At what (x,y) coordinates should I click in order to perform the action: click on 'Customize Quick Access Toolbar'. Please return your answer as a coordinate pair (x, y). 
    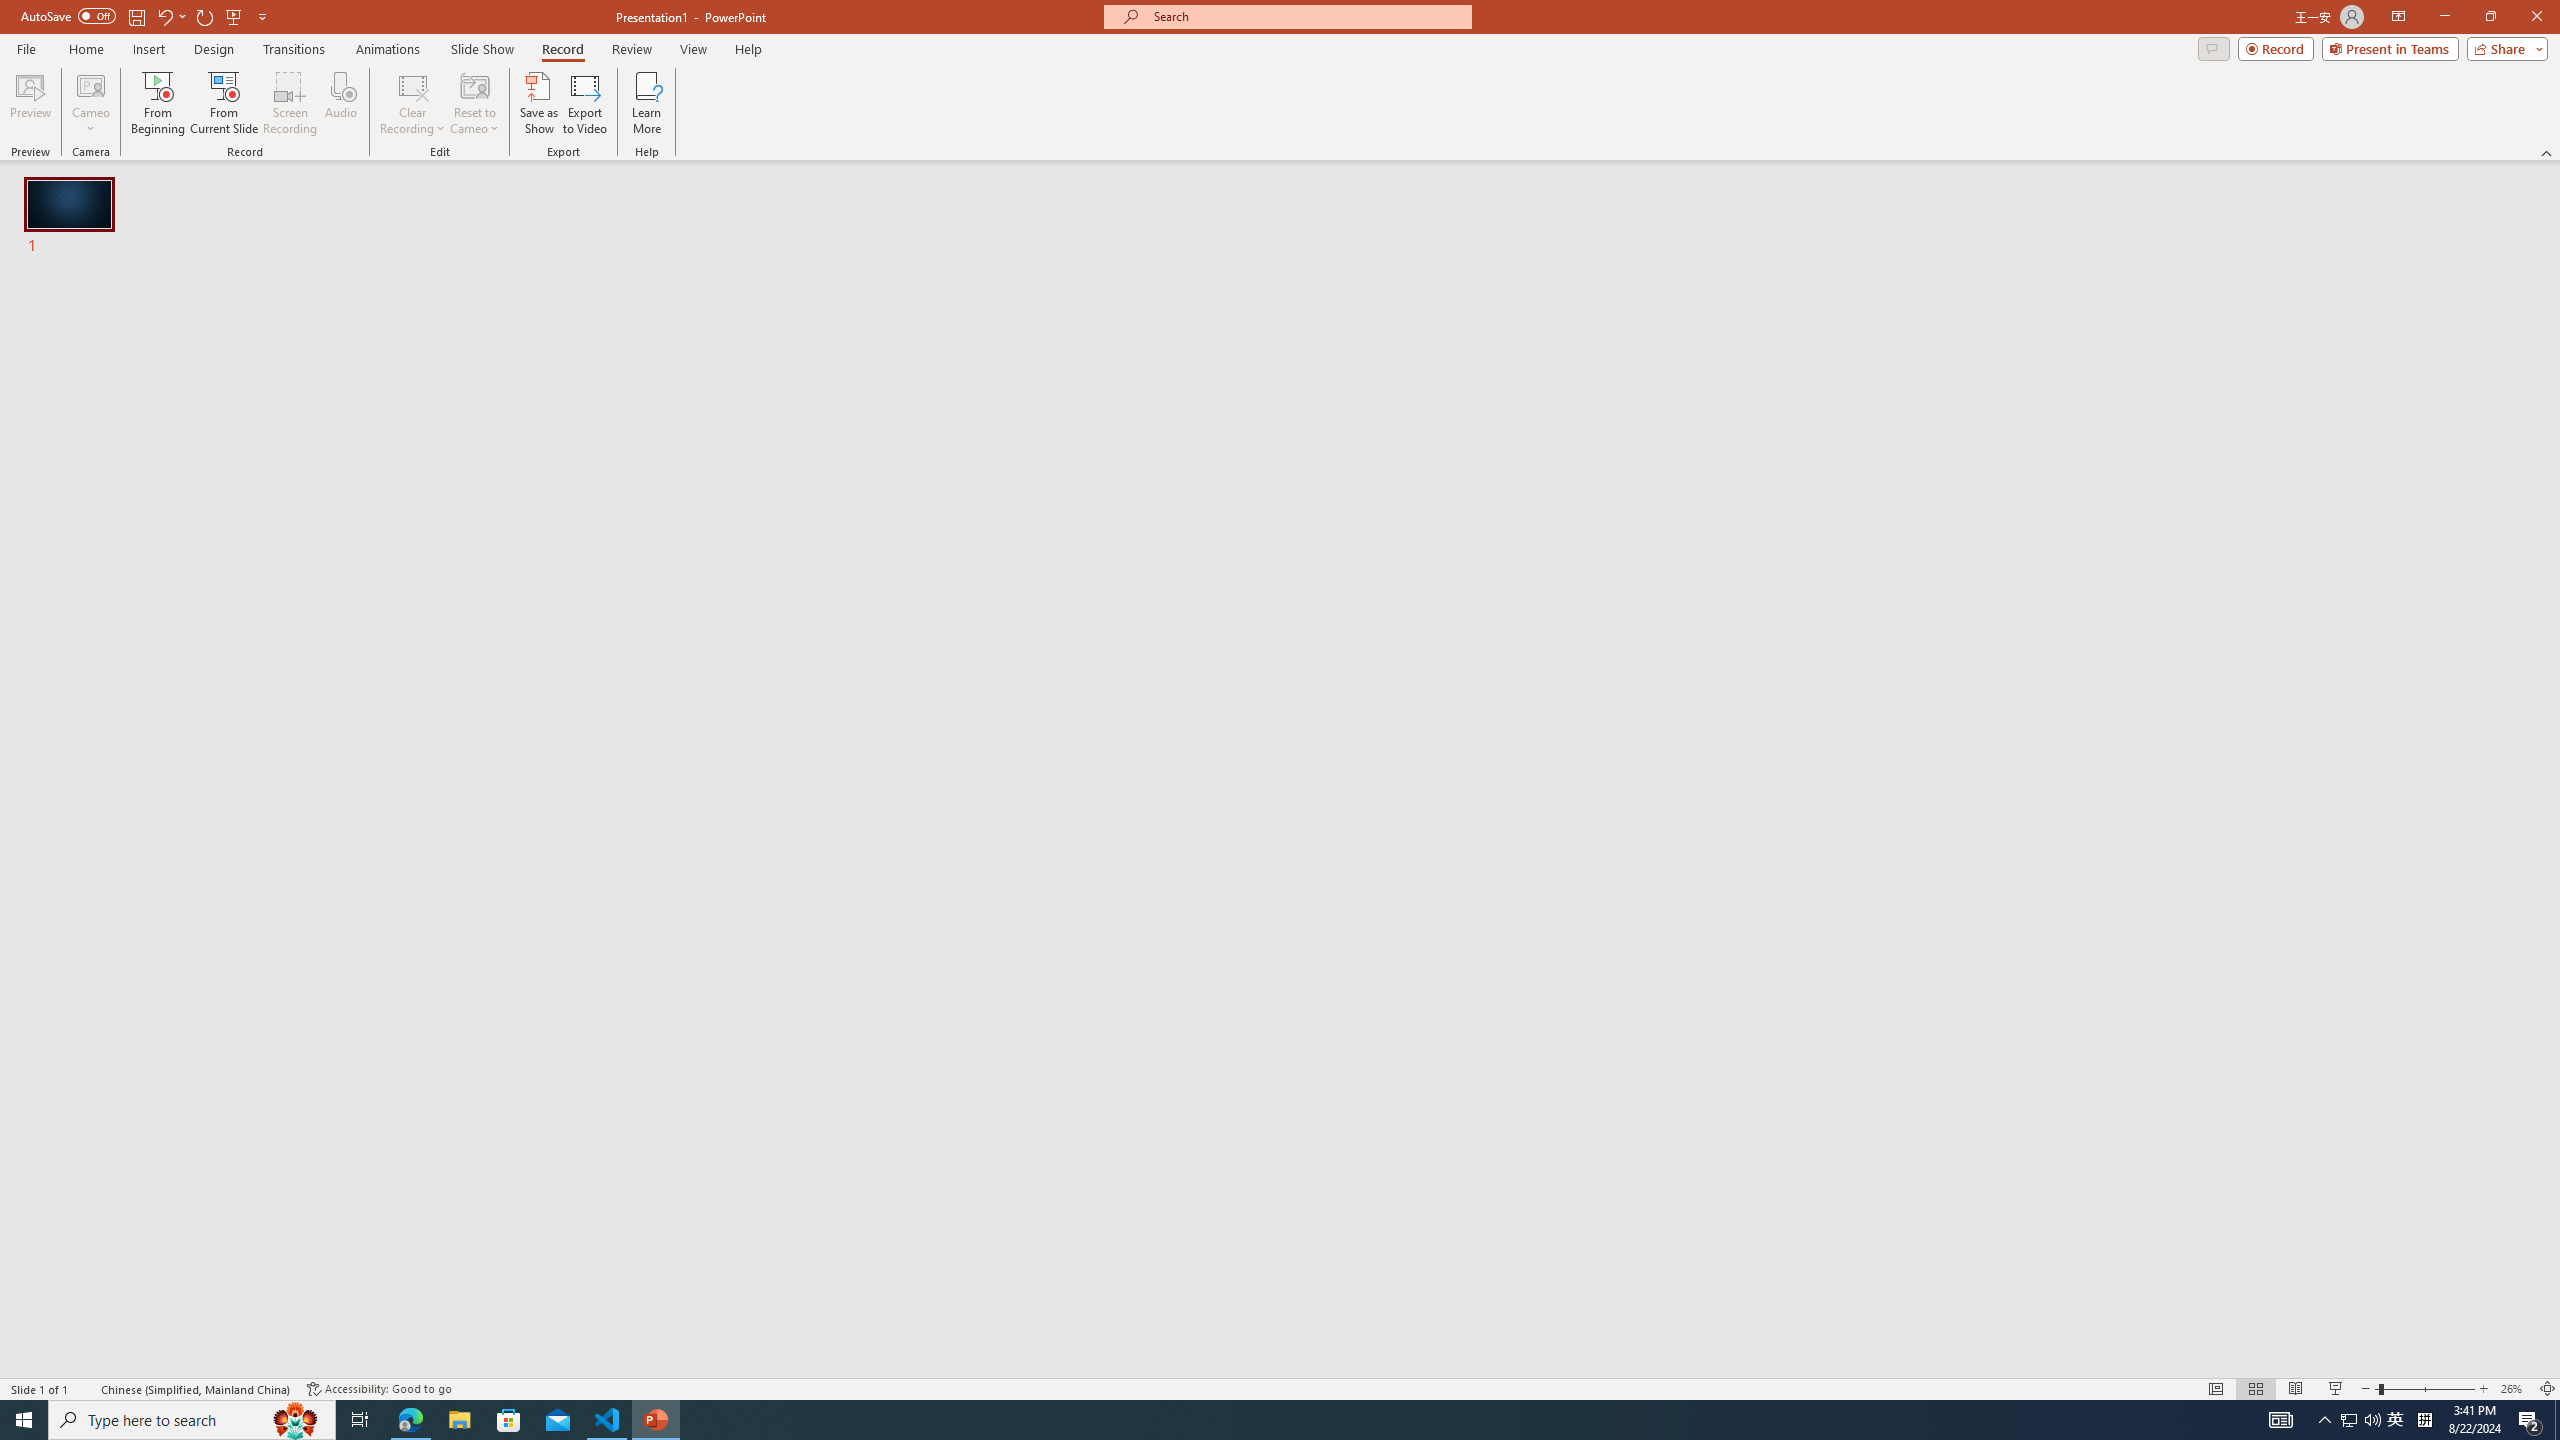
    Looking at the image, I should click on (261, 15).